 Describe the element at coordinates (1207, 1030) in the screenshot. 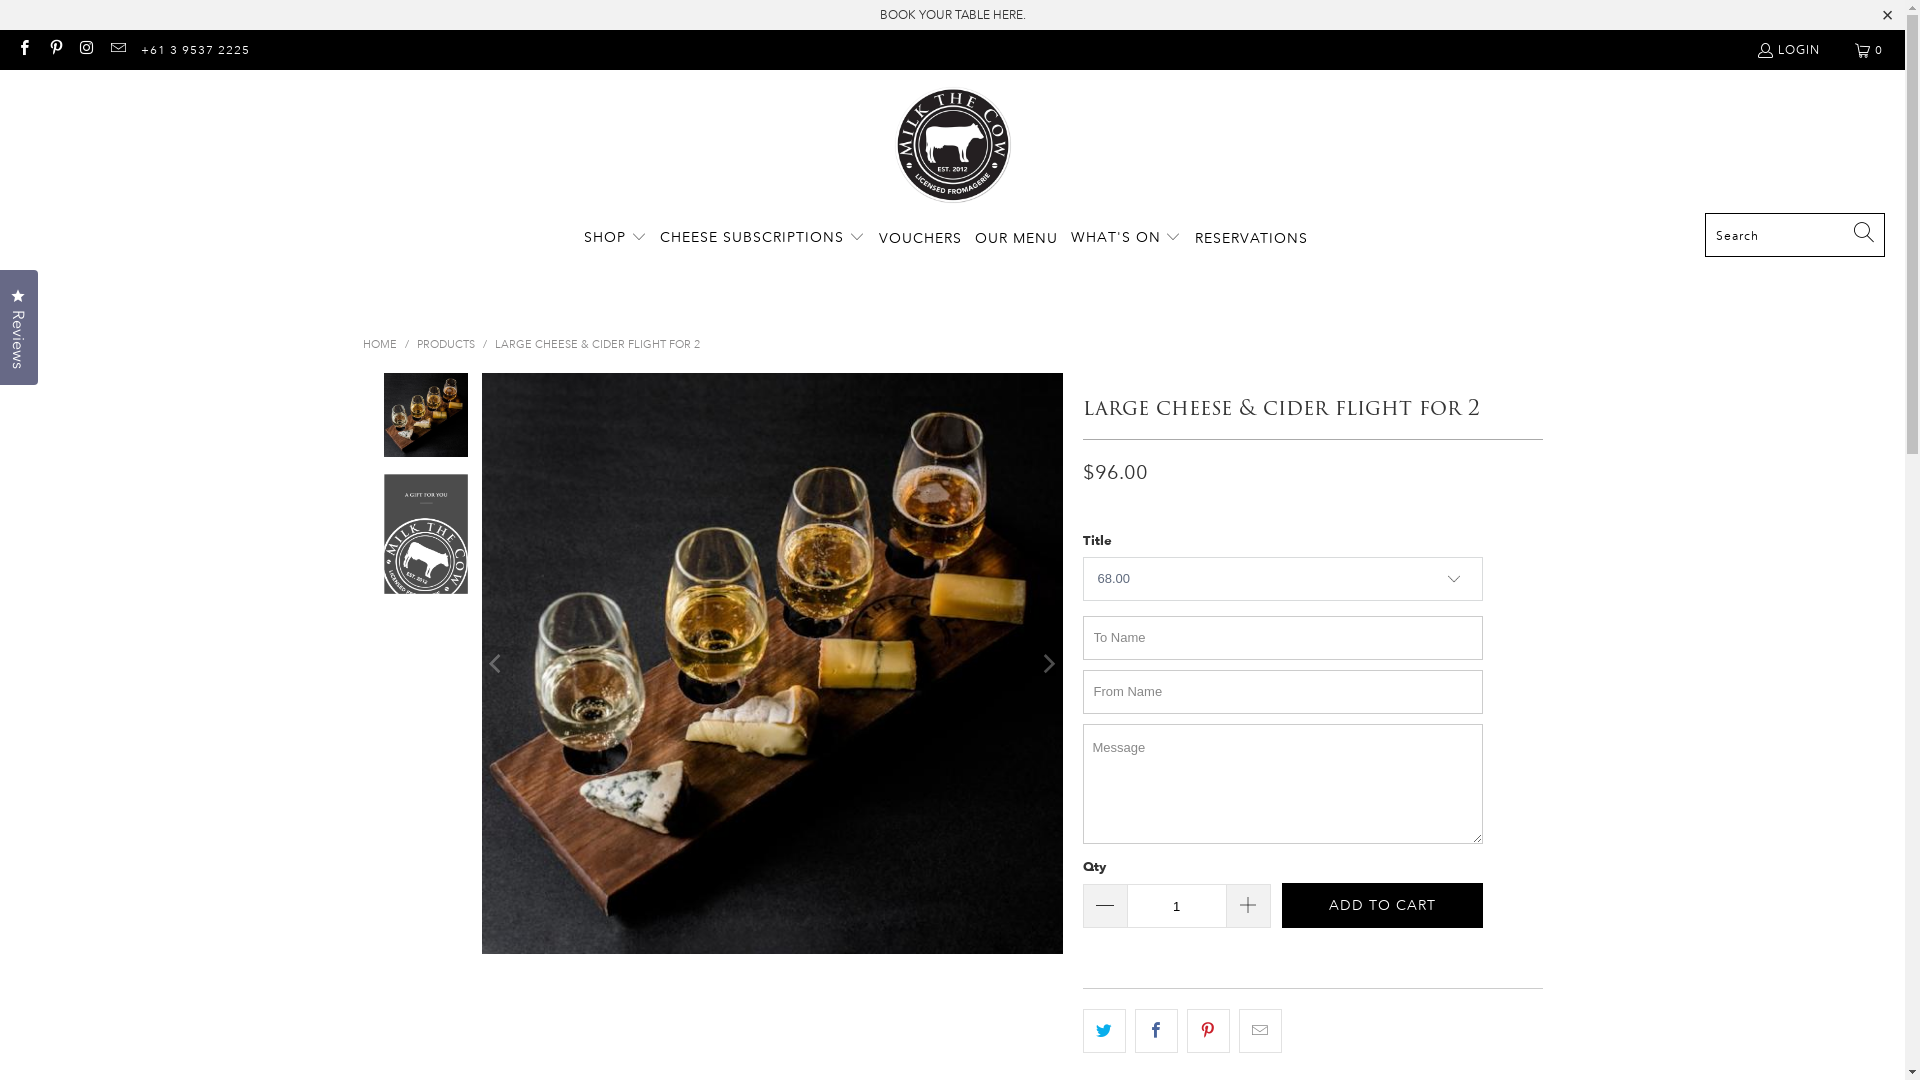

I see `'Share this on Pinterest'` at that location.